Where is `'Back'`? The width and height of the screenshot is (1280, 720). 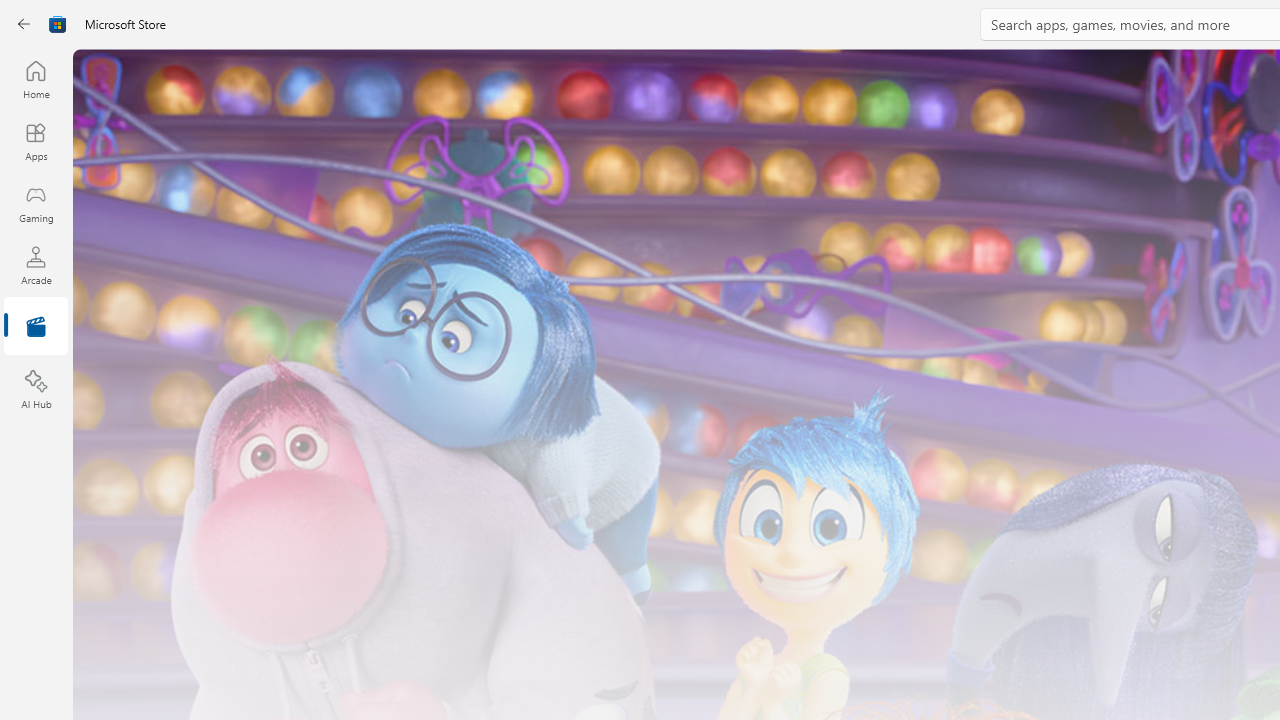
'Back' is located at coordinates (24, 24).